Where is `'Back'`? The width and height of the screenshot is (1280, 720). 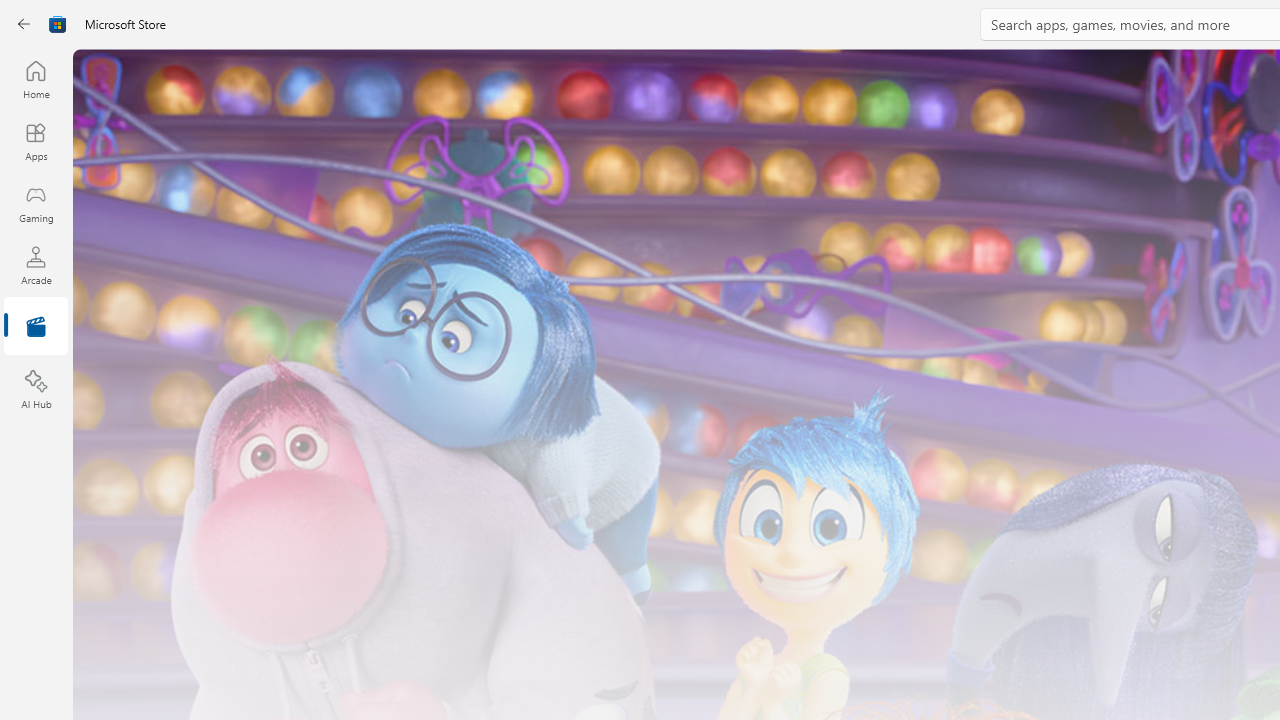
'Back' is located at coordinates (24, 24).